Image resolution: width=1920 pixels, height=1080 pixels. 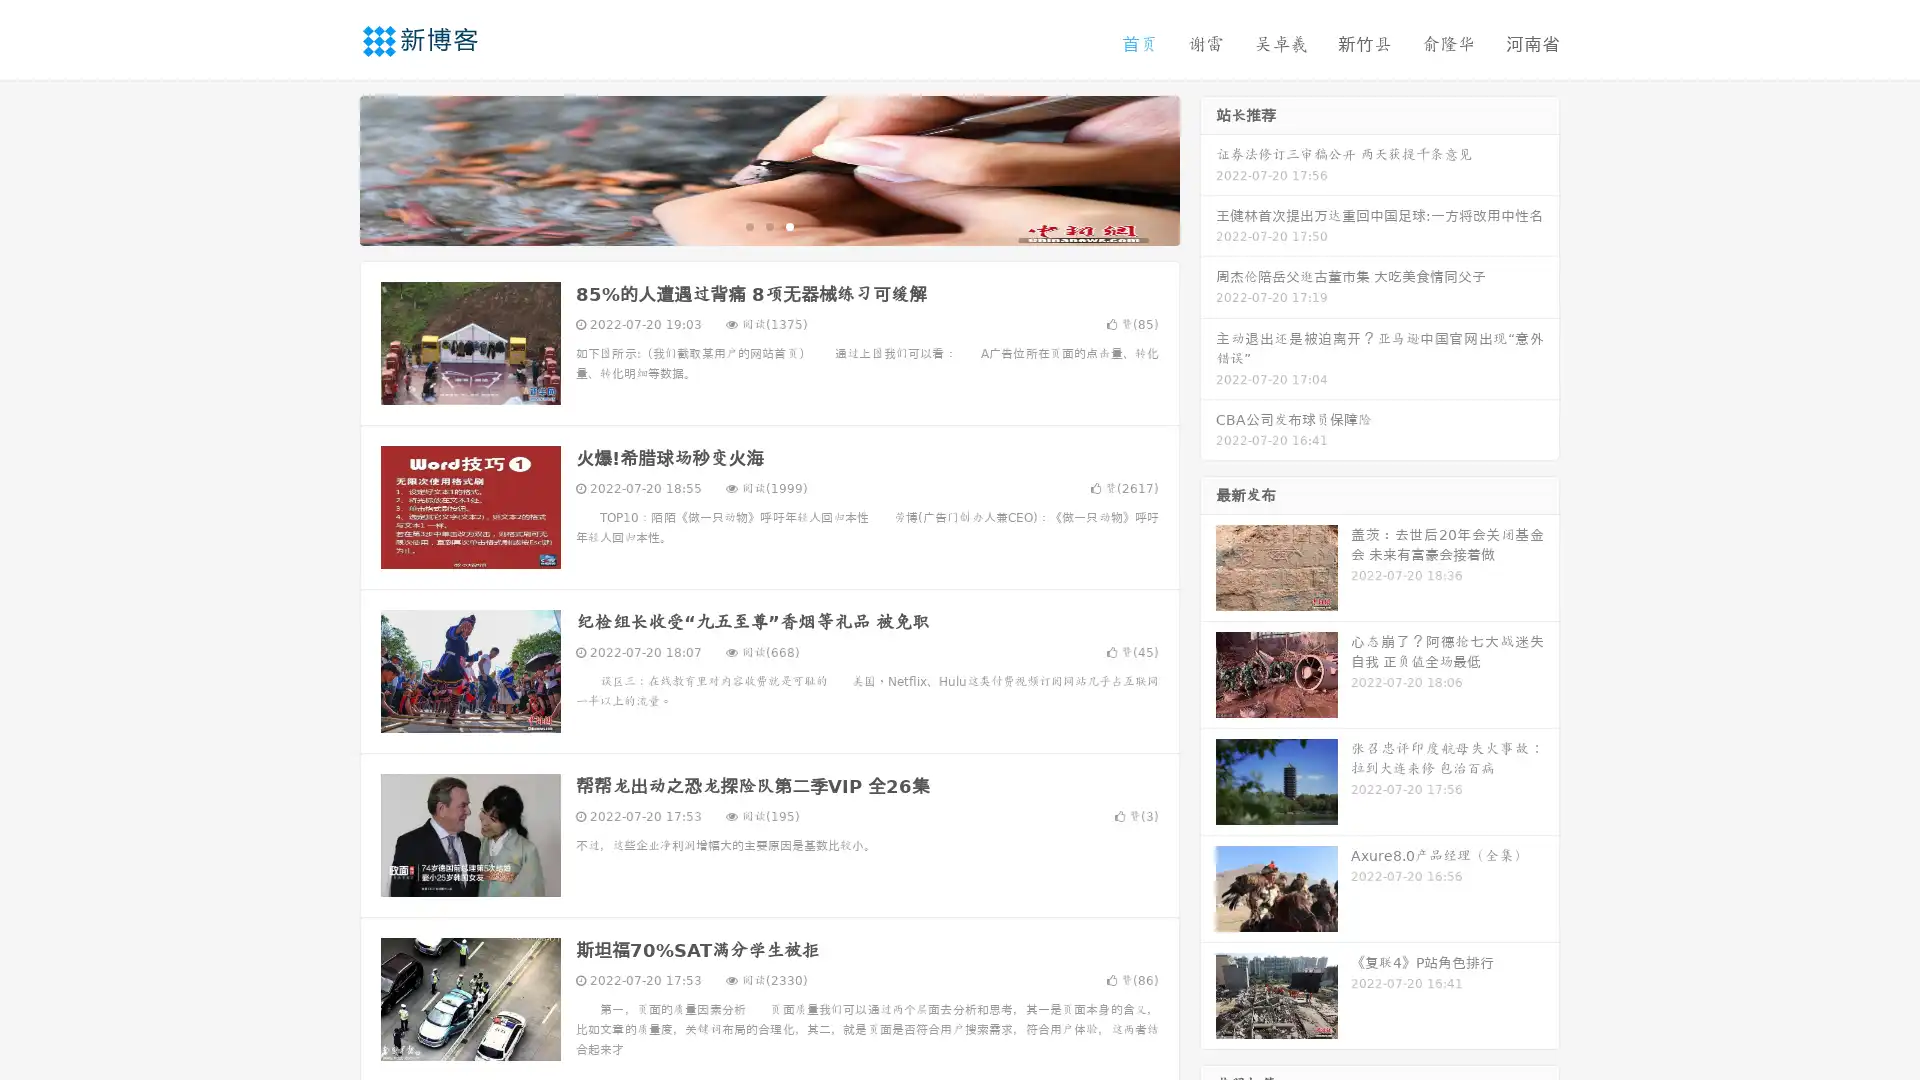 What do you see at coordinates (768, 225) in the screenshot?
I see `Go to slide 2` at bounding box center [768, 225].